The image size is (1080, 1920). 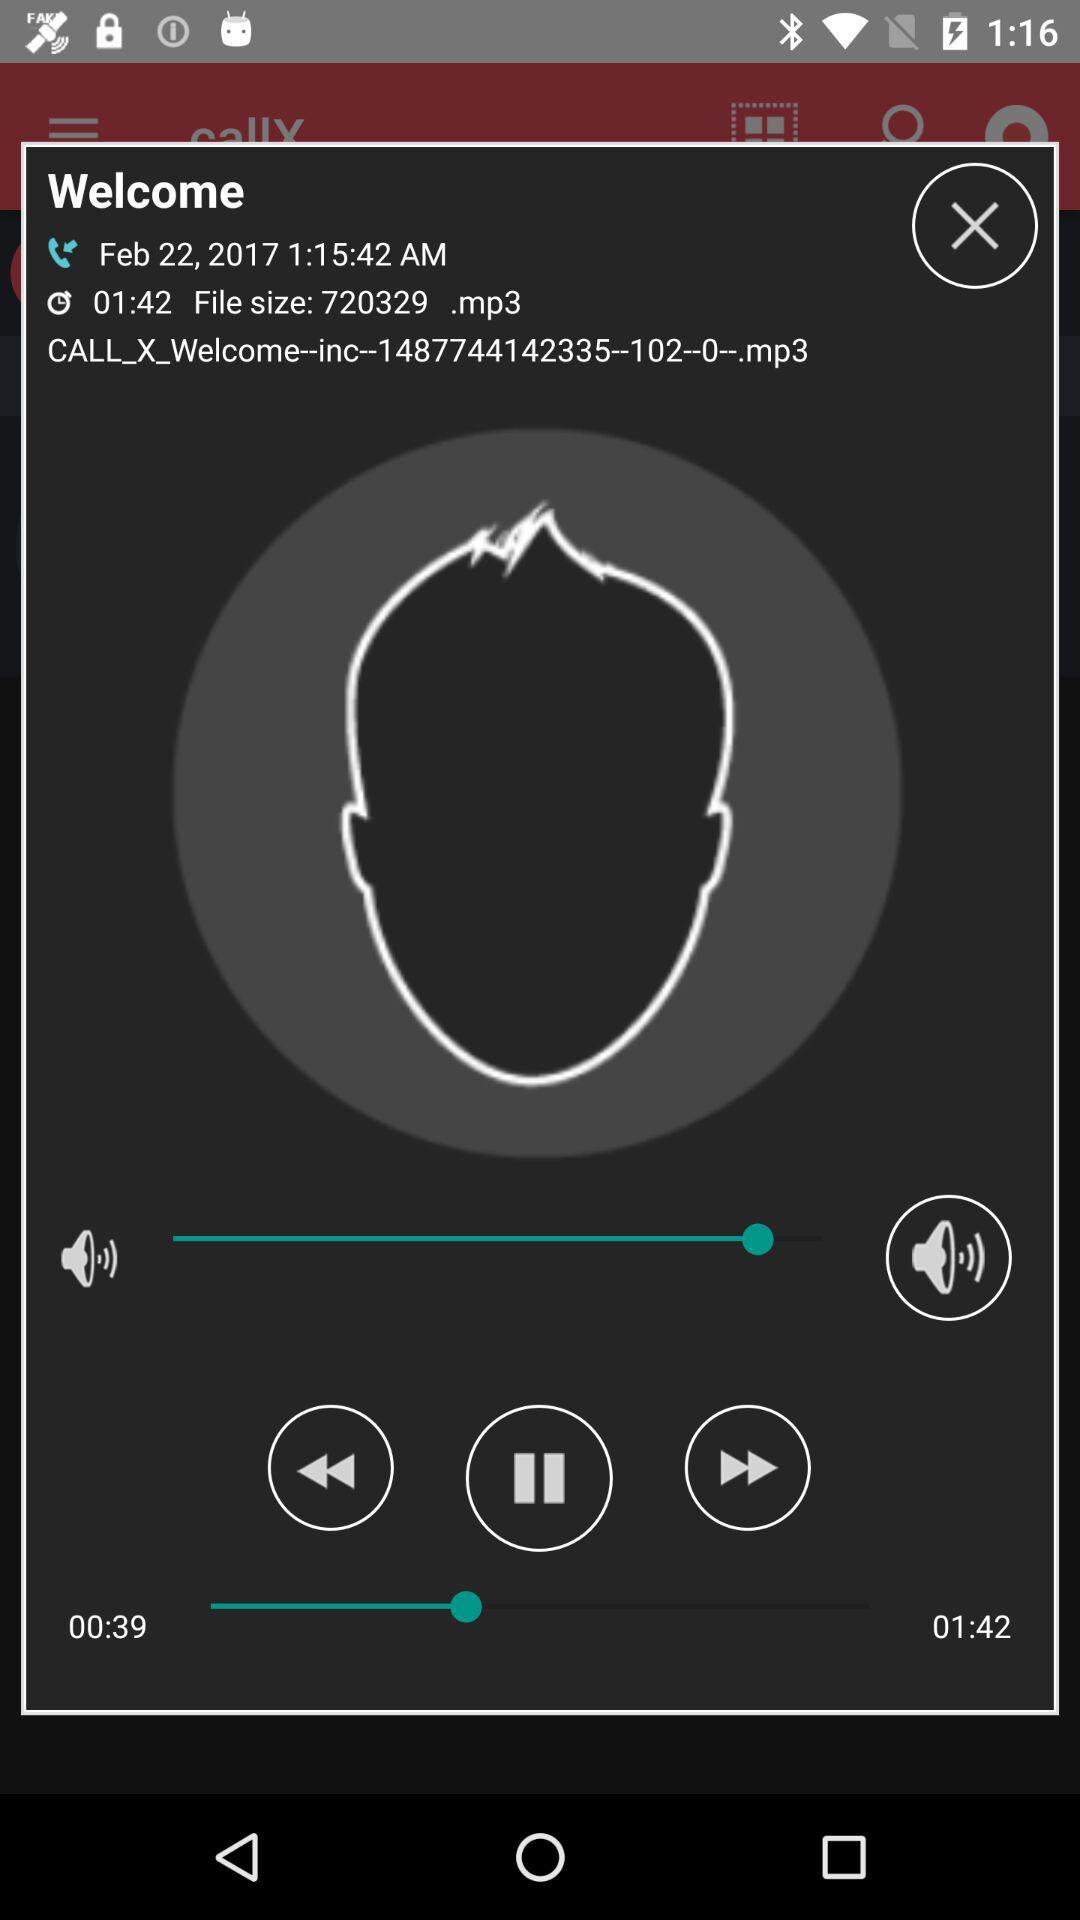 What do you see at coordinates (974, 225) in the screenshot?
I see `the icon to the right of .mp3 app` at bounding box center [974, 225].